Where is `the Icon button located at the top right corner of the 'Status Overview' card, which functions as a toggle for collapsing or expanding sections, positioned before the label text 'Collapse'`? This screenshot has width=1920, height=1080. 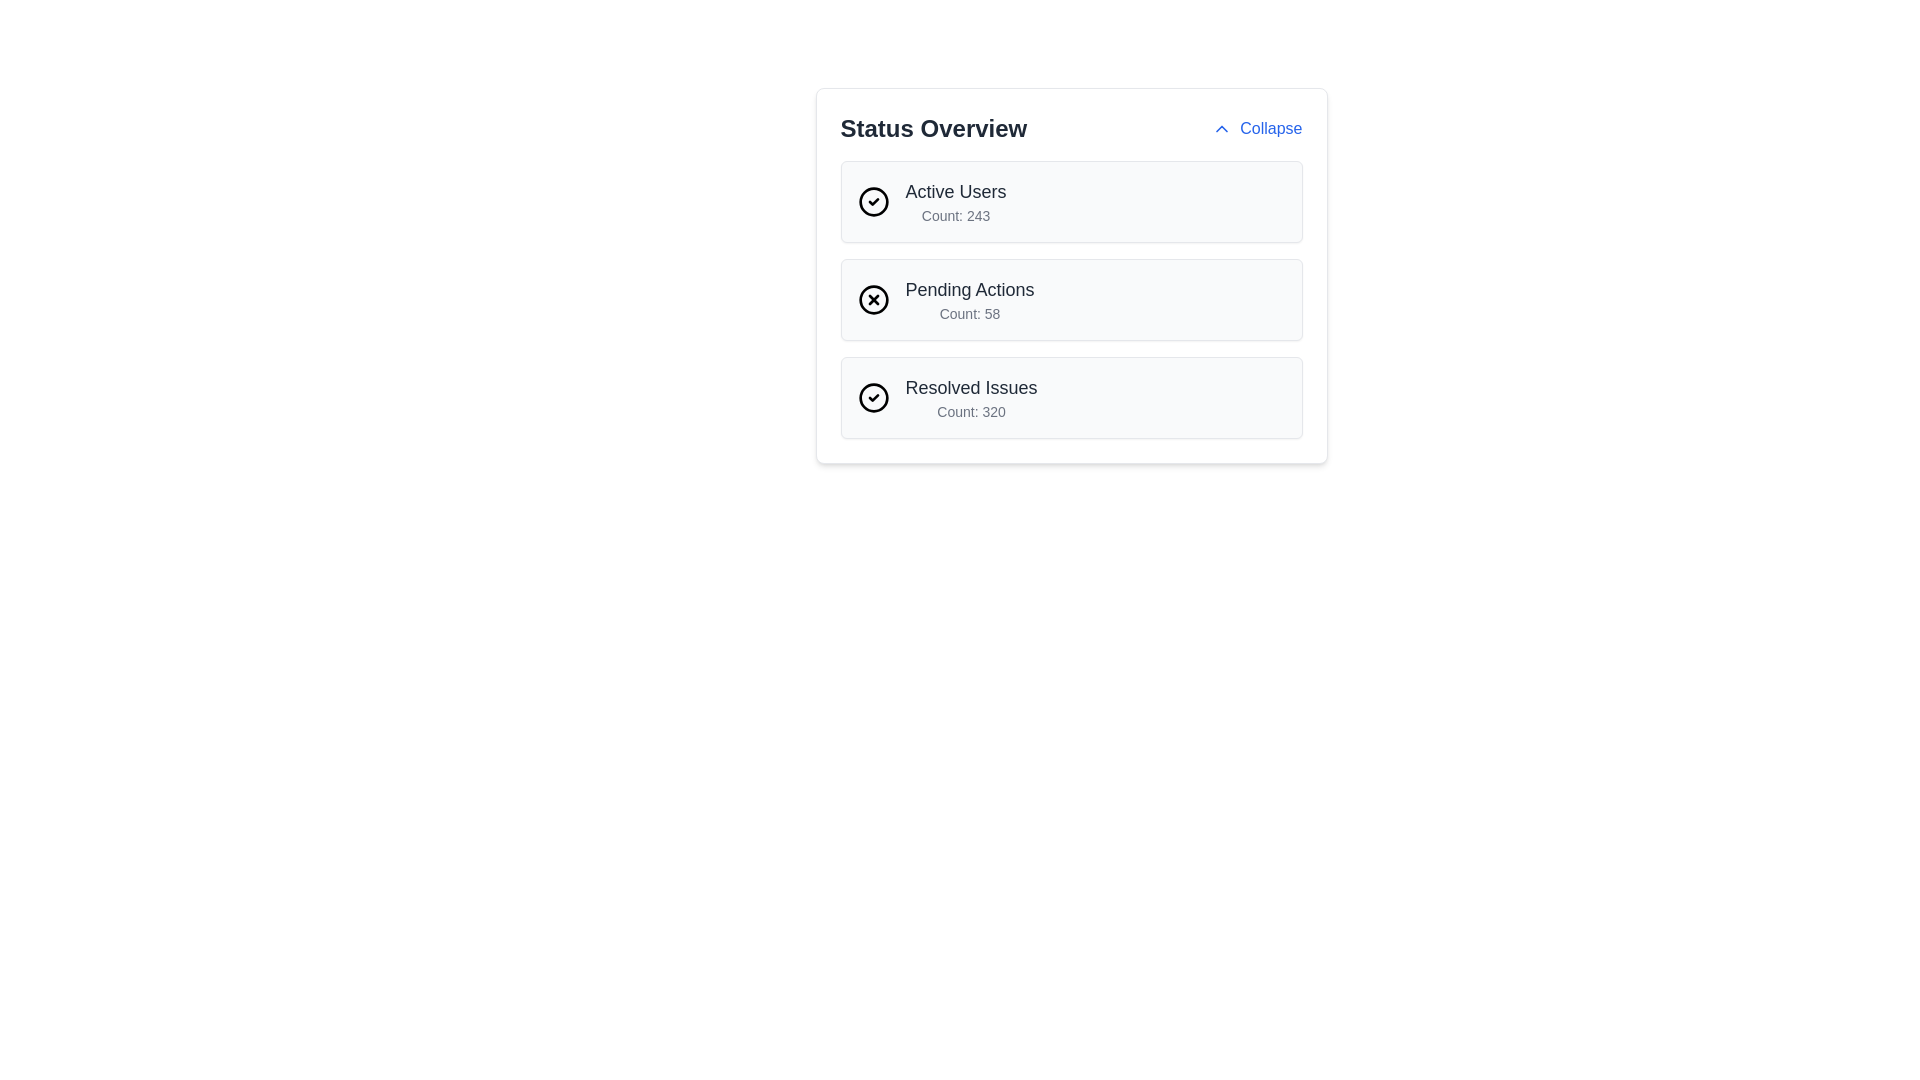
the Icon button located at the top right corner of the 'Status Overview' card, which functions as a toggle for collapsing or expanding sections, positioned before the label text 'Collapse' is located at coordinates (1221, 128).